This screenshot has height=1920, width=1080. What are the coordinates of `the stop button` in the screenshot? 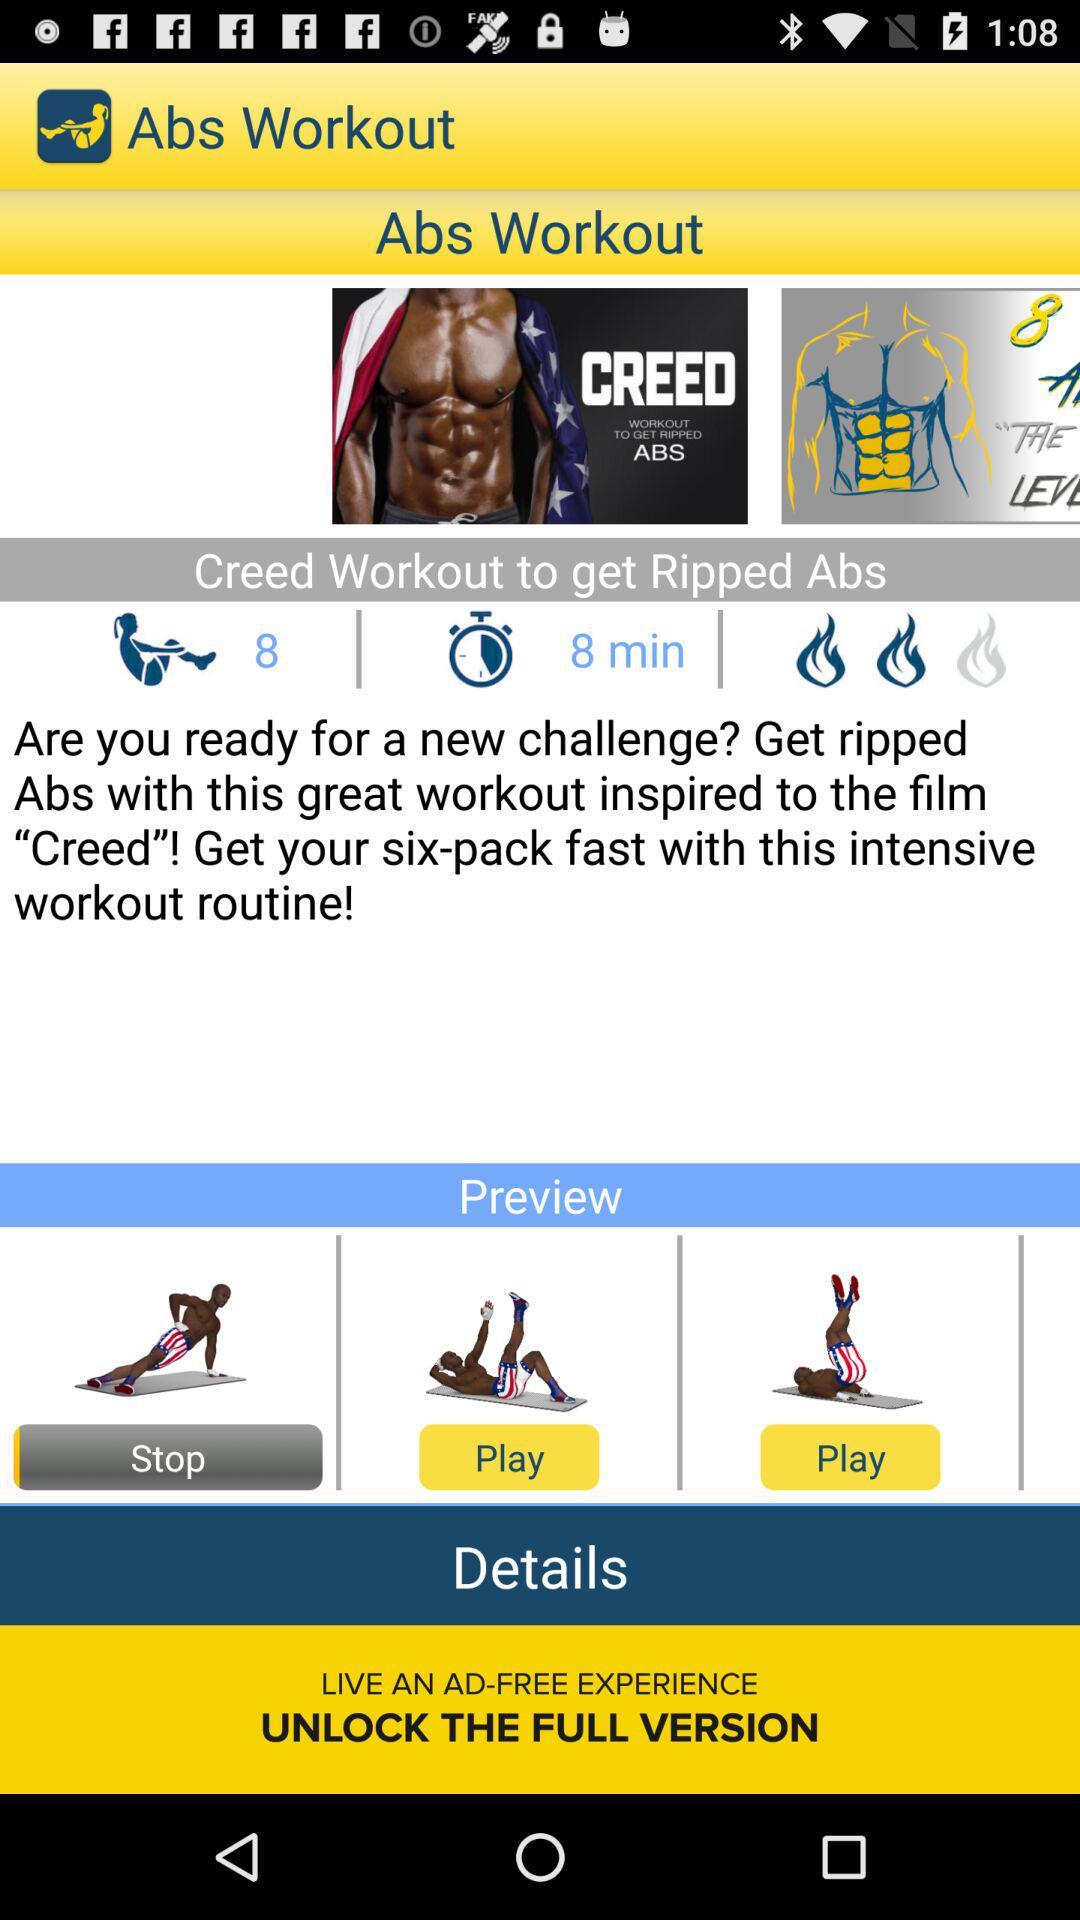 It's located at (167, 1457).